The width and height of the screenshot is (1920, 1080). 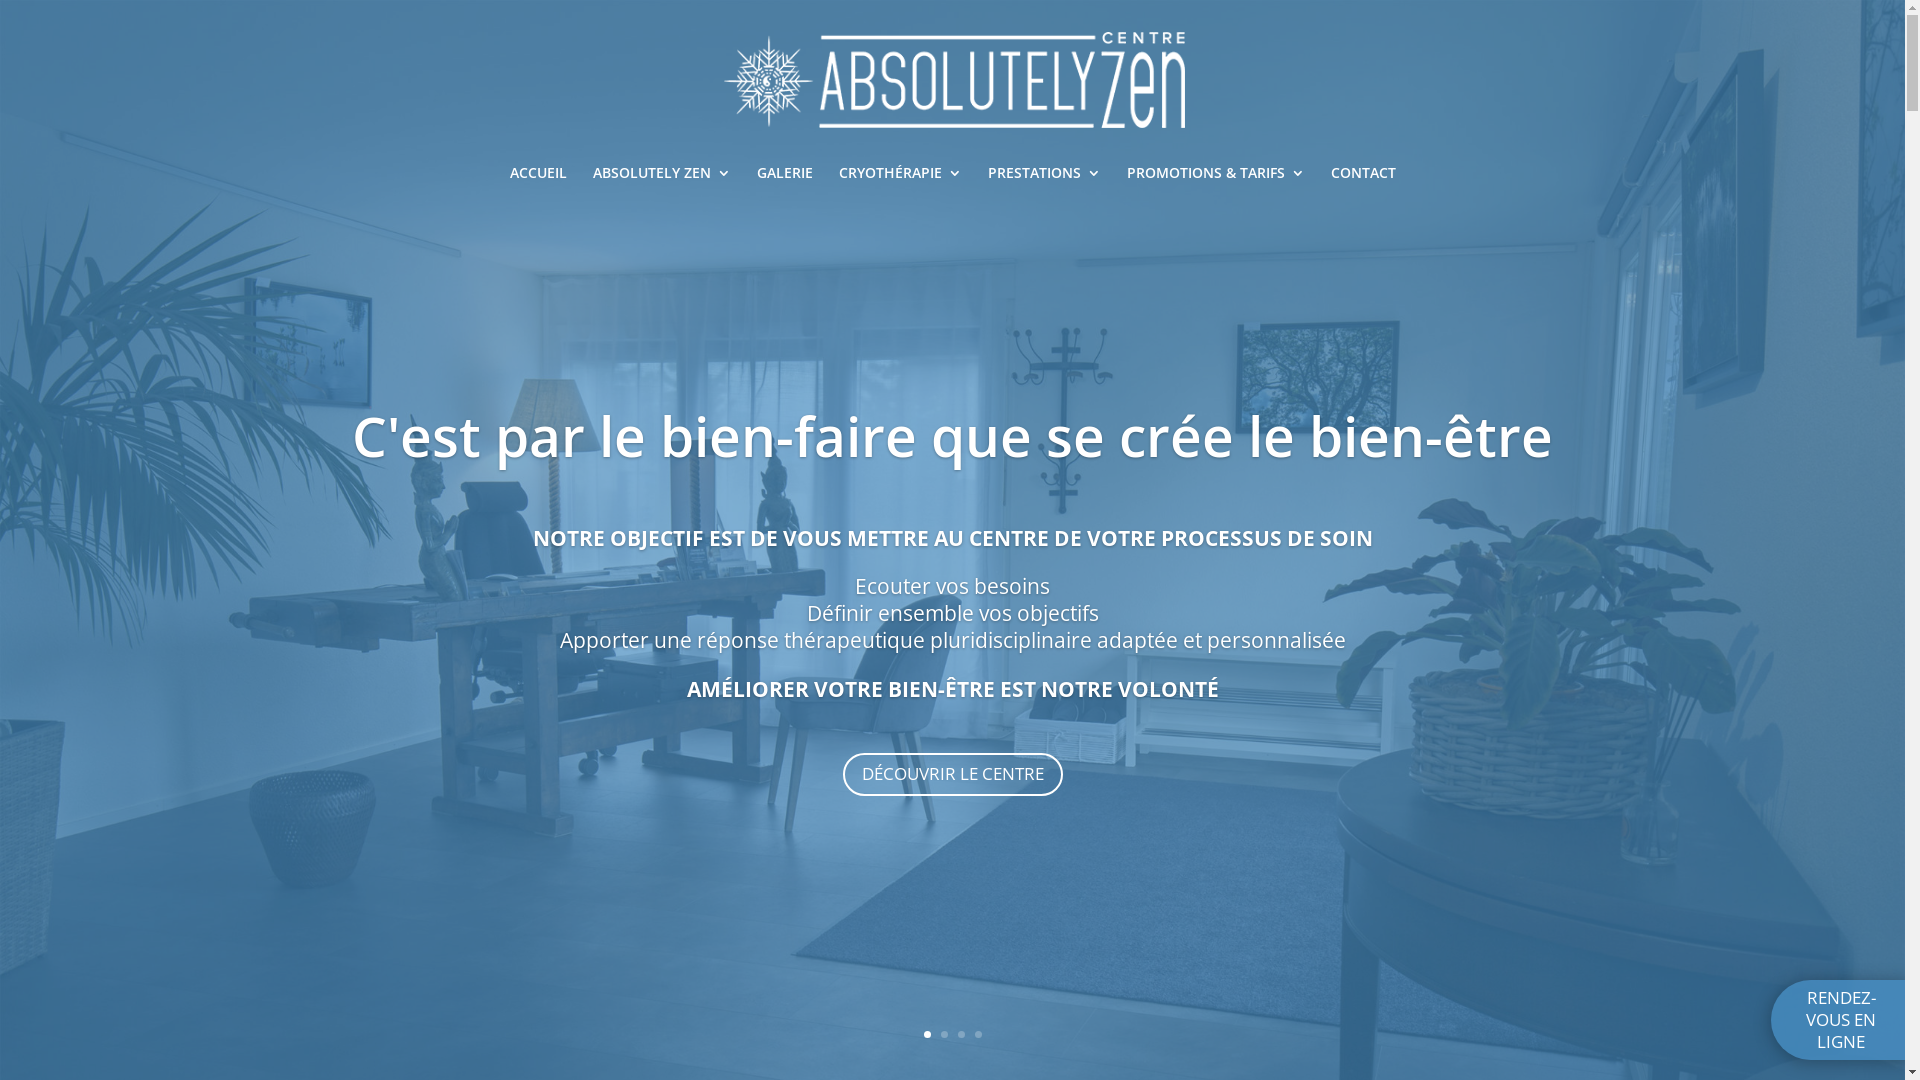 What do you see at coordinates (977, 1034) in the screenshot?
I see `'4'` at bounding box center [977, 1034].